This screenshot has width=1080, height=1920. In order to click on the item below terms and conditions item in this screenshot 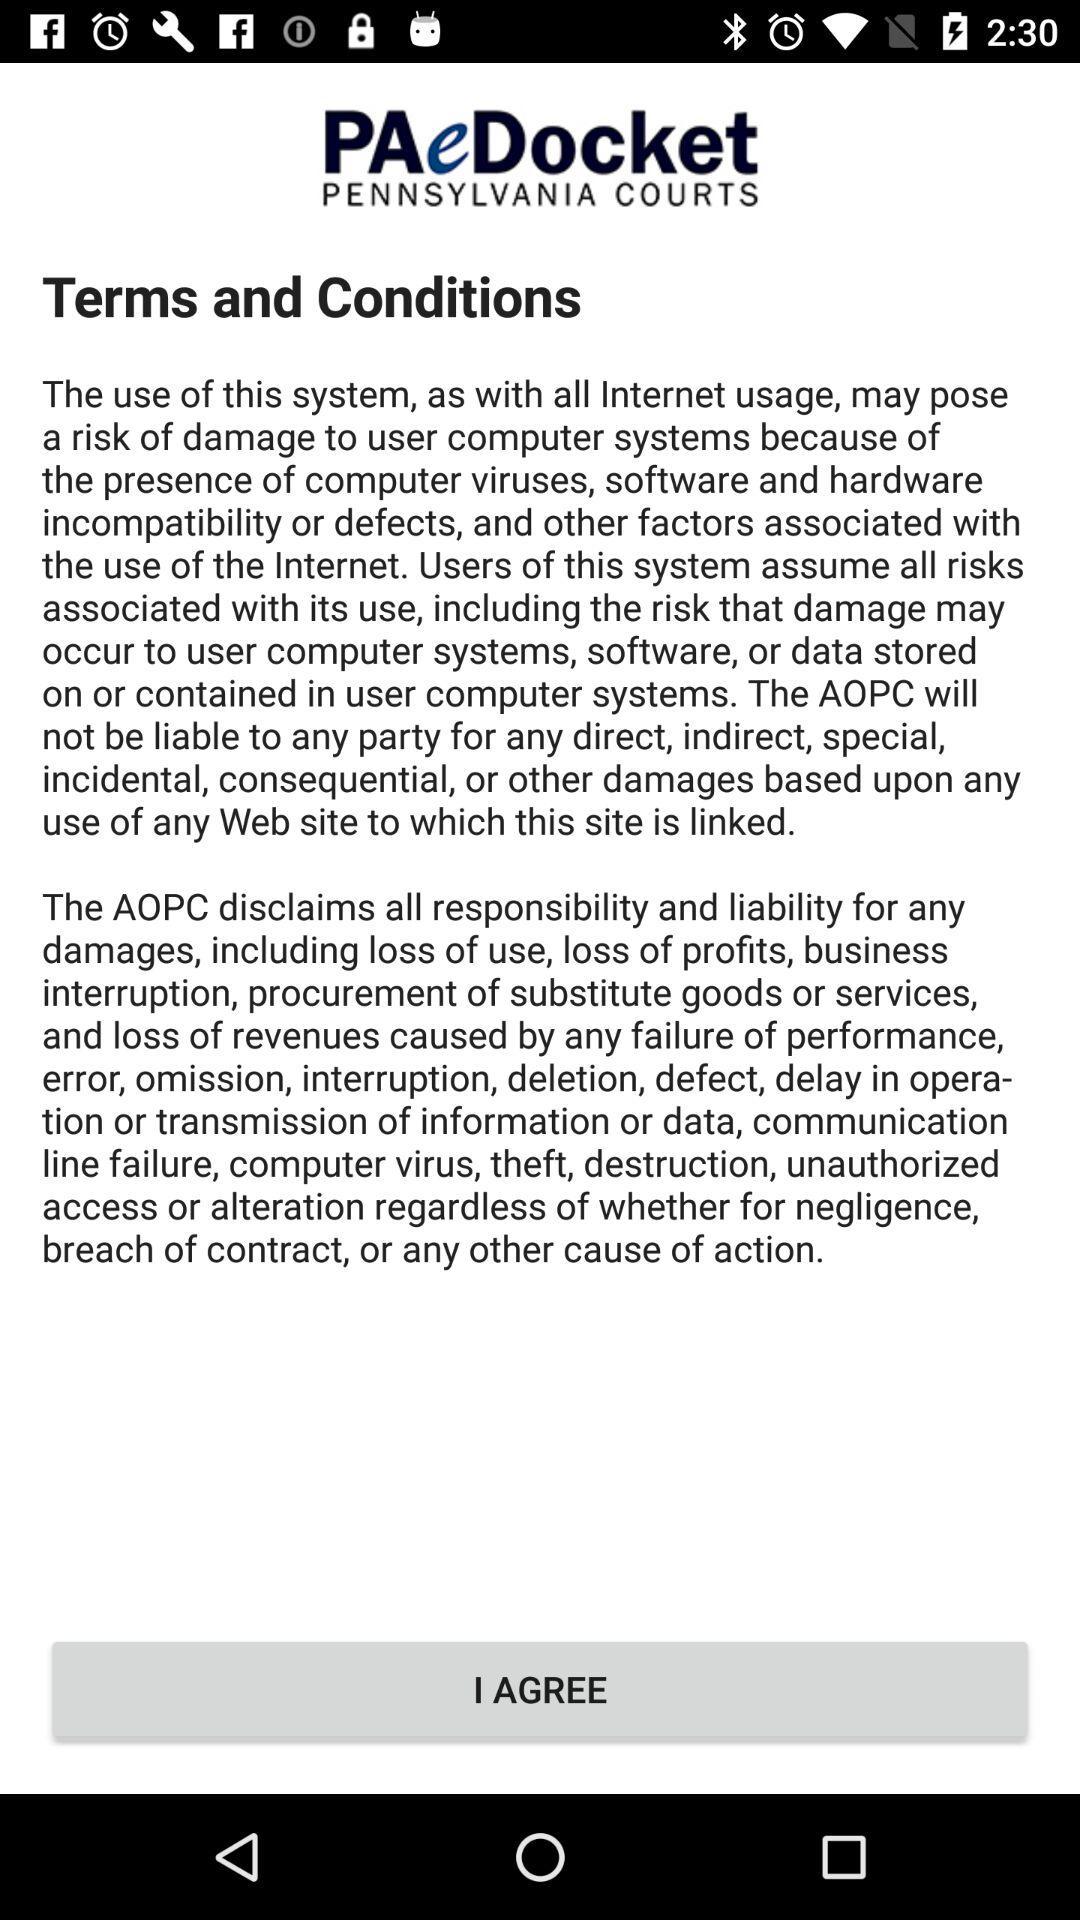, I will do `click(540, 1688)`.